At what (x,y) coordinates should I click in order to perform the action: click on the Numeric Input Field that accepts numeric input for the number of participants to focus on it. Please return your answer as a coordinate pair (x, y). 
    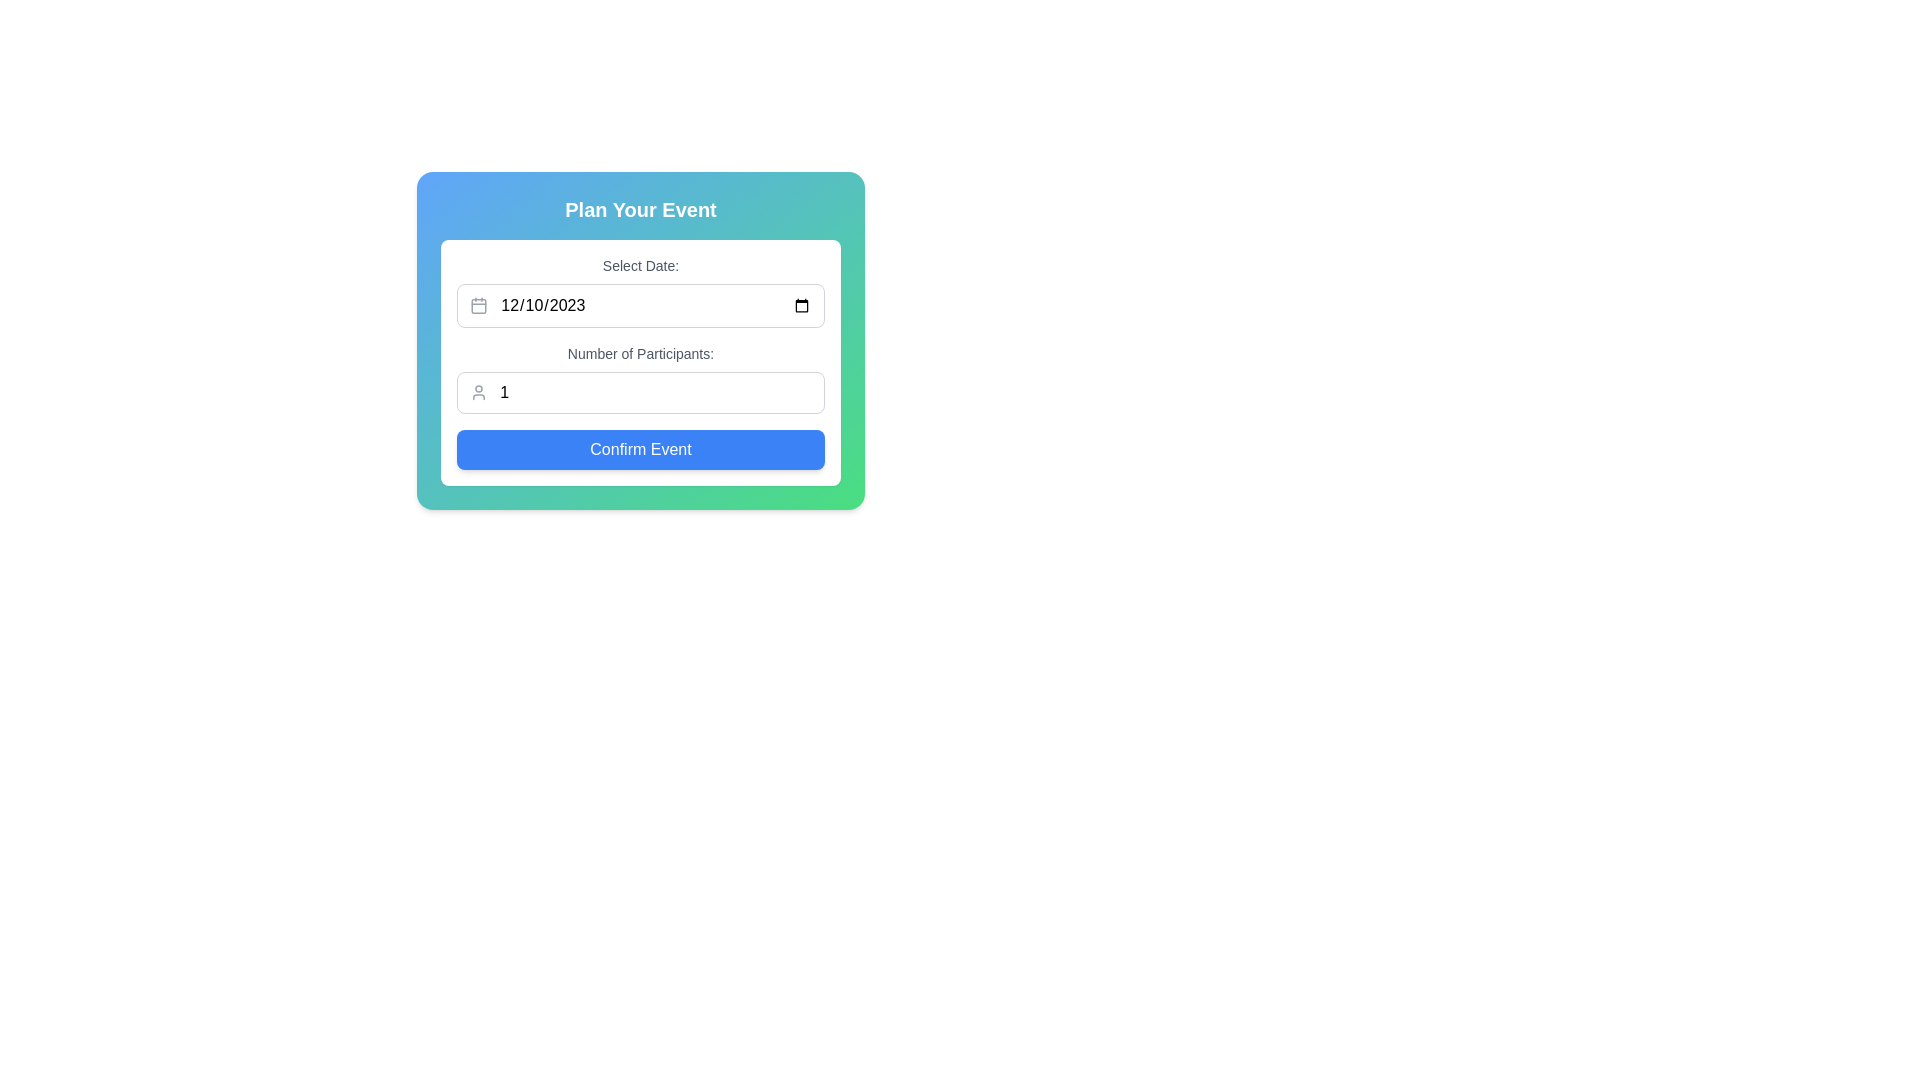
    Looking at the image, I should click on (656, 393).